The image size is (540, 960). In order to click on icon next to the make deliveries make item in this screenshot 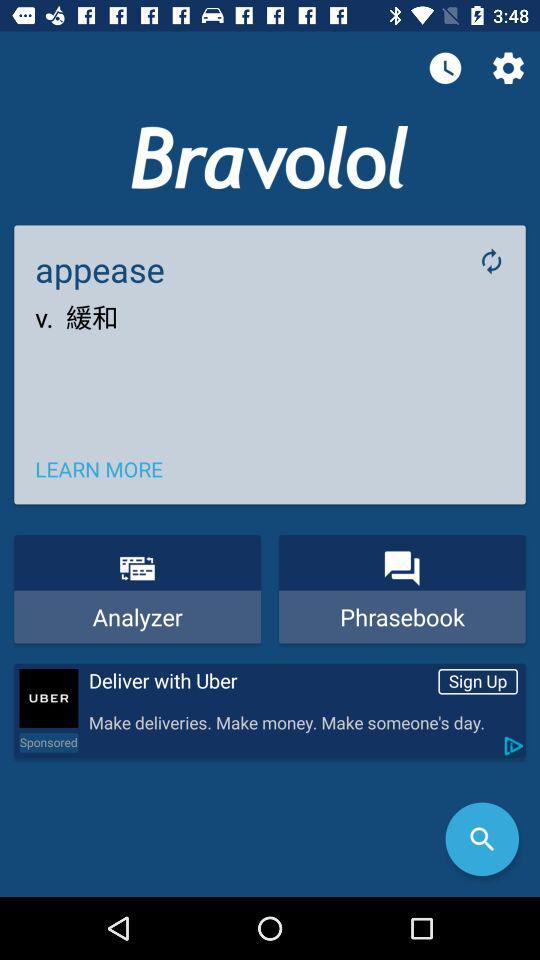, I will do `click(48, 741)`.